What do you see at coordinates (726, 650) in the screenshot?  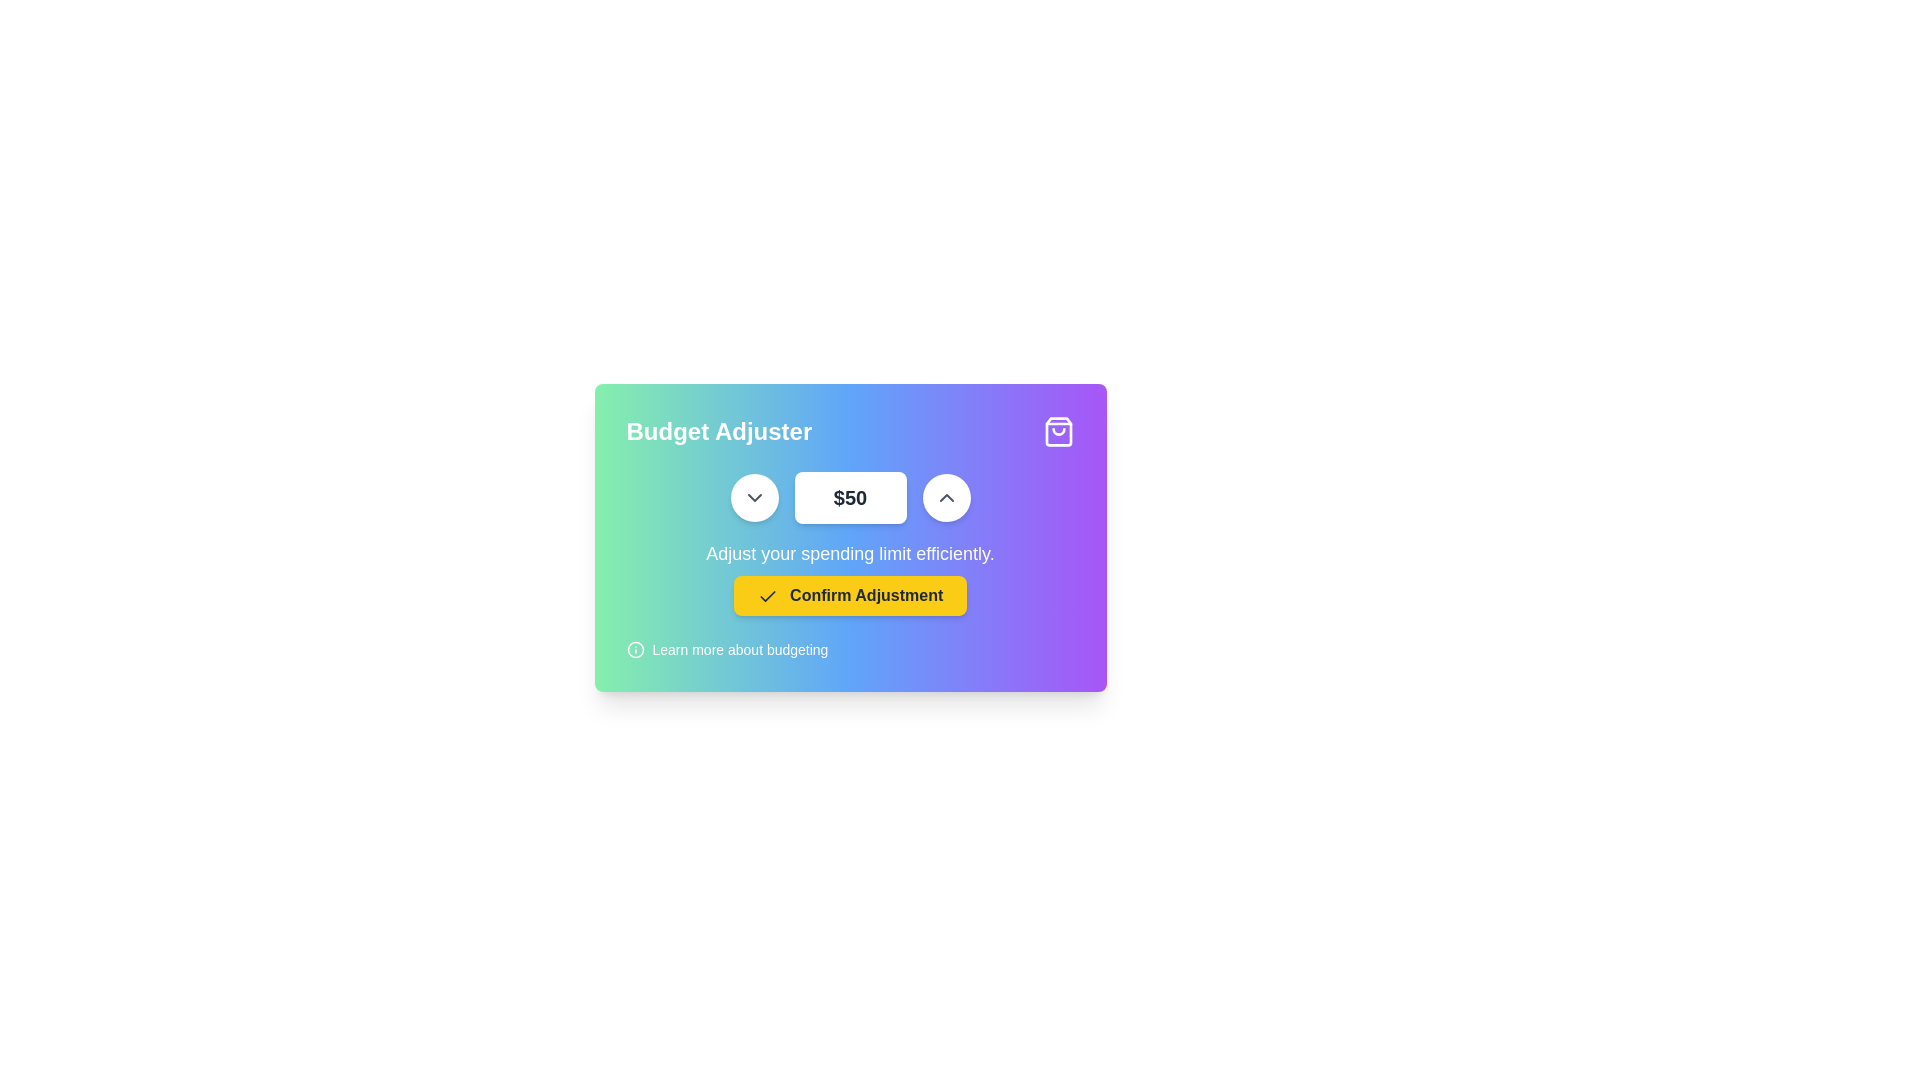 I see `the hyperlink with icon and text located at the bottom of the 'Budget Adjuster' card interface` at bounding box center [726, 650].